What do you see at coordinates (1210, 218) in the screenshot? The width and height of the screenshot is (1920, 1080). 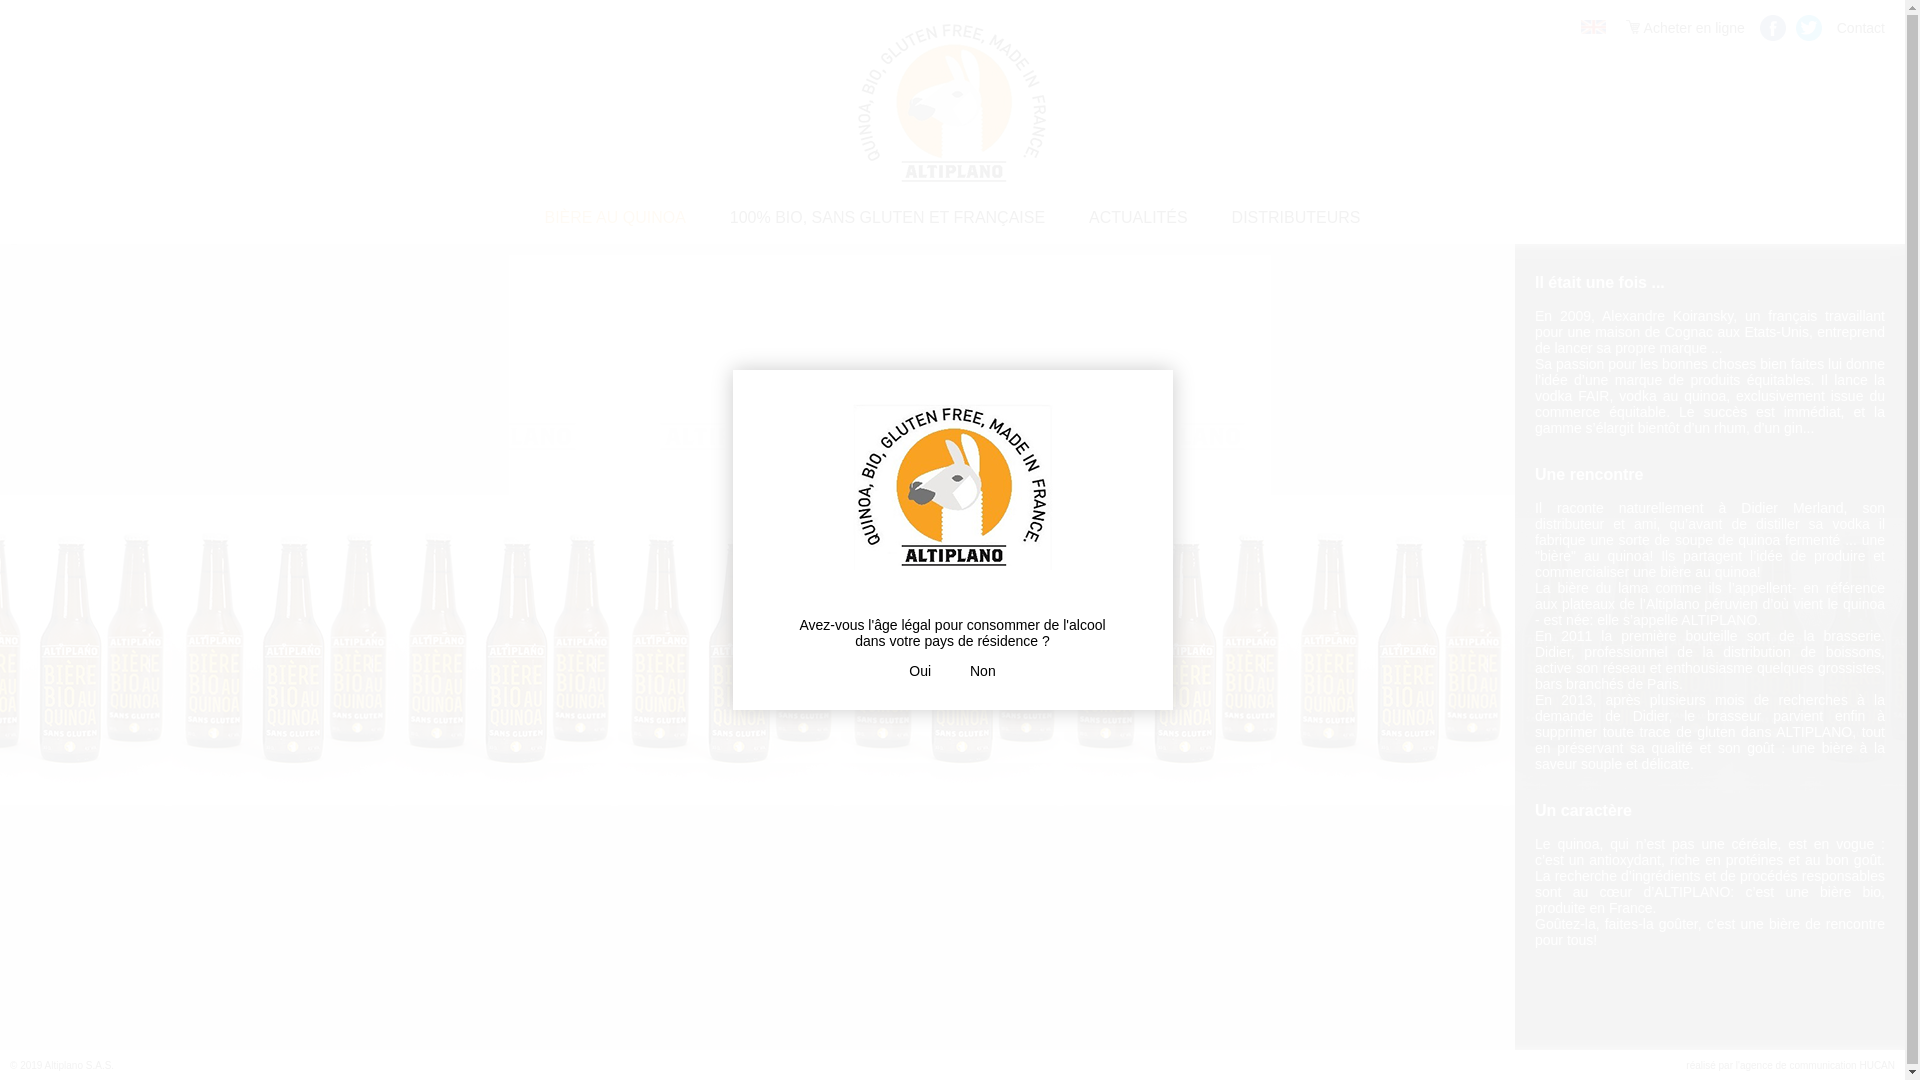 I see `'DISTRIBUTEURS'` at bounding box center [1210, 218].